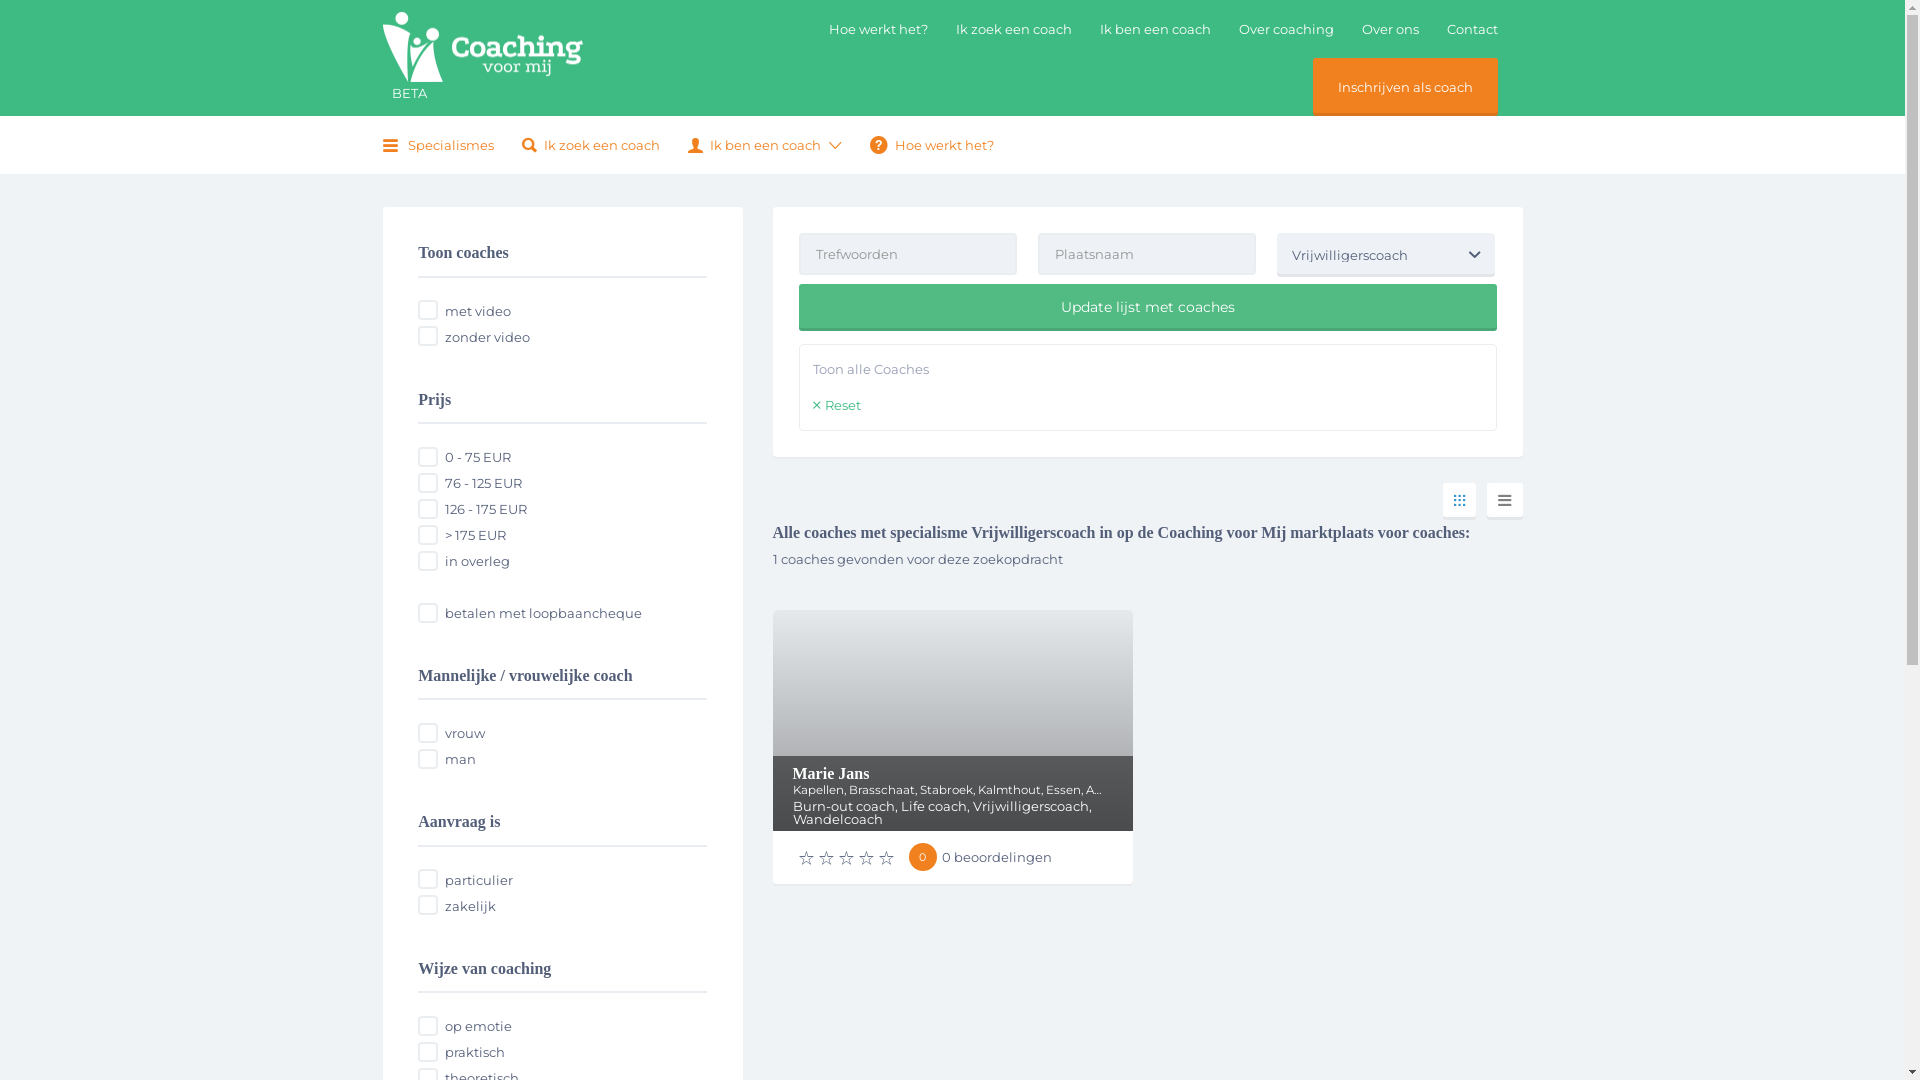 This screenshot has width=1920, height=1080. I want to click on 'inagreement', so click(426, 560).